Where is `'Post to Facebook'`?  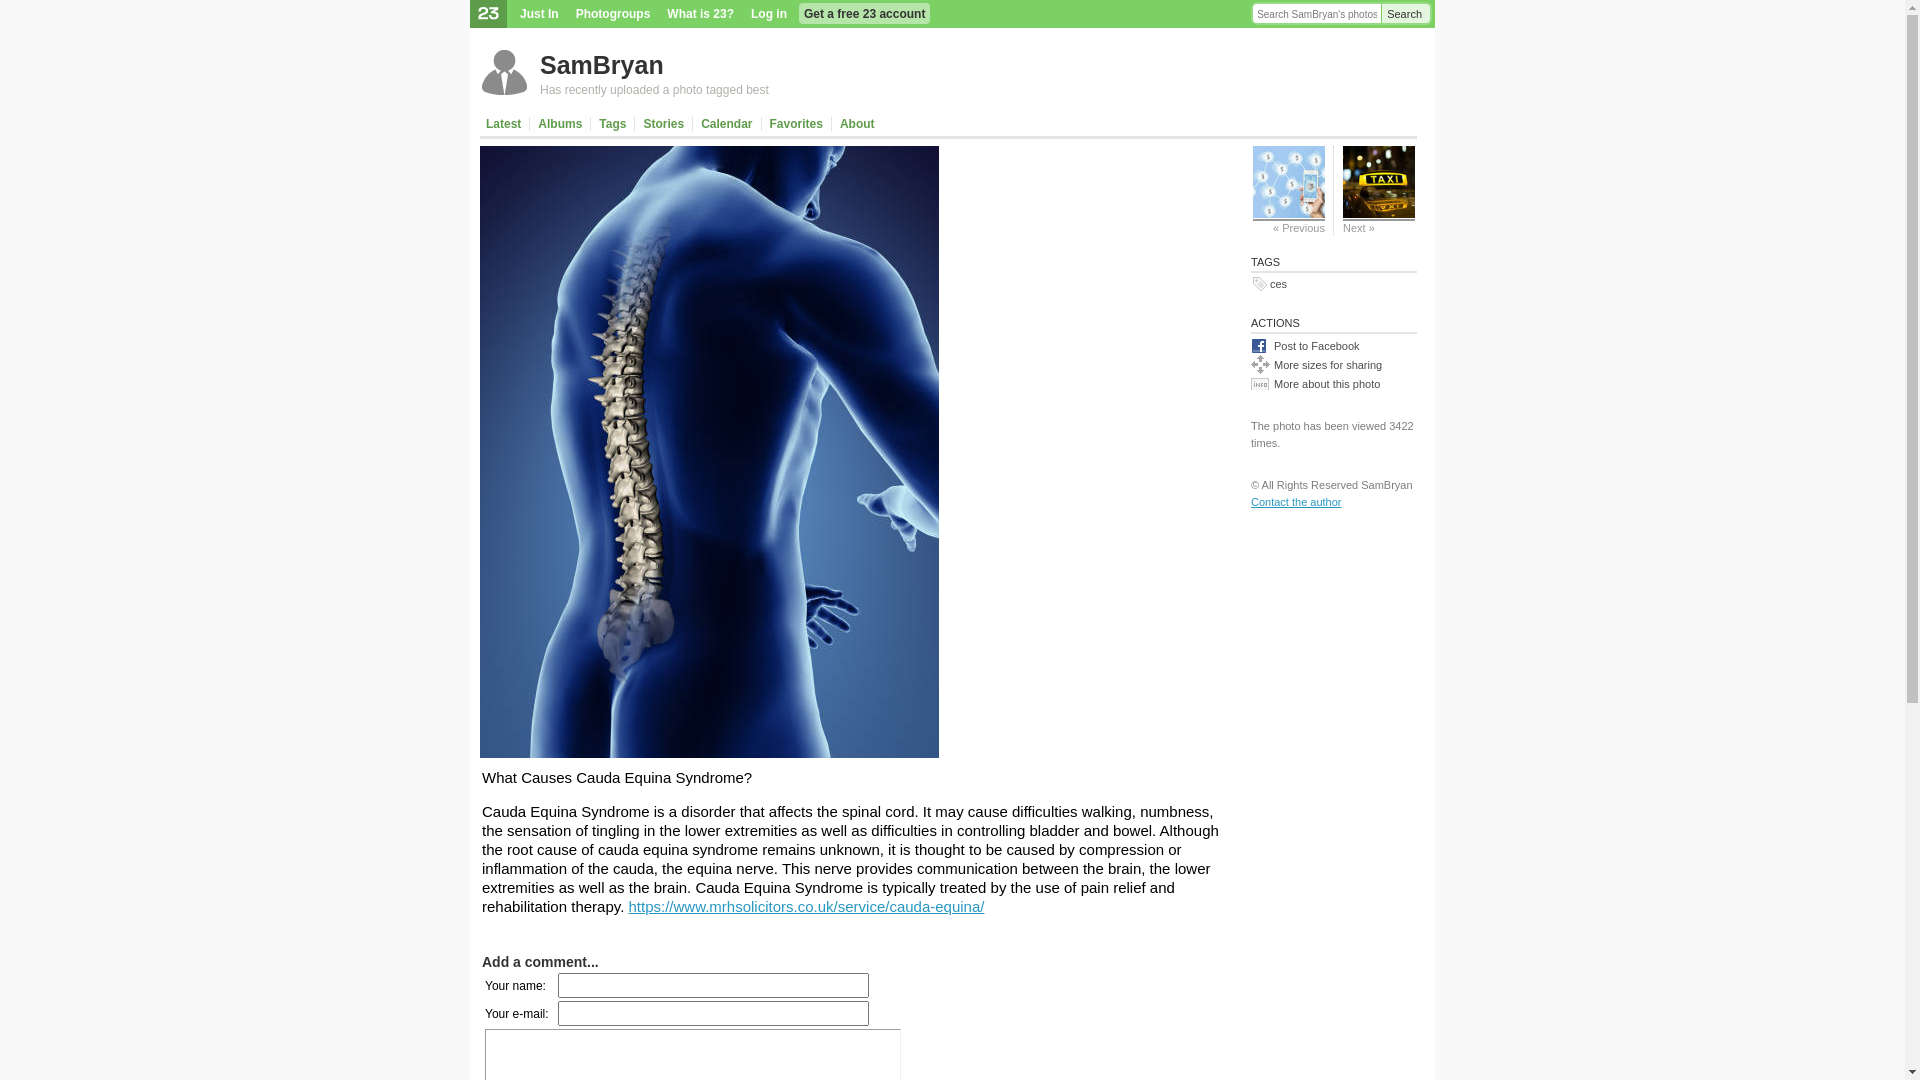
'Post to Facebook' is located at coordinates (1334, 344).